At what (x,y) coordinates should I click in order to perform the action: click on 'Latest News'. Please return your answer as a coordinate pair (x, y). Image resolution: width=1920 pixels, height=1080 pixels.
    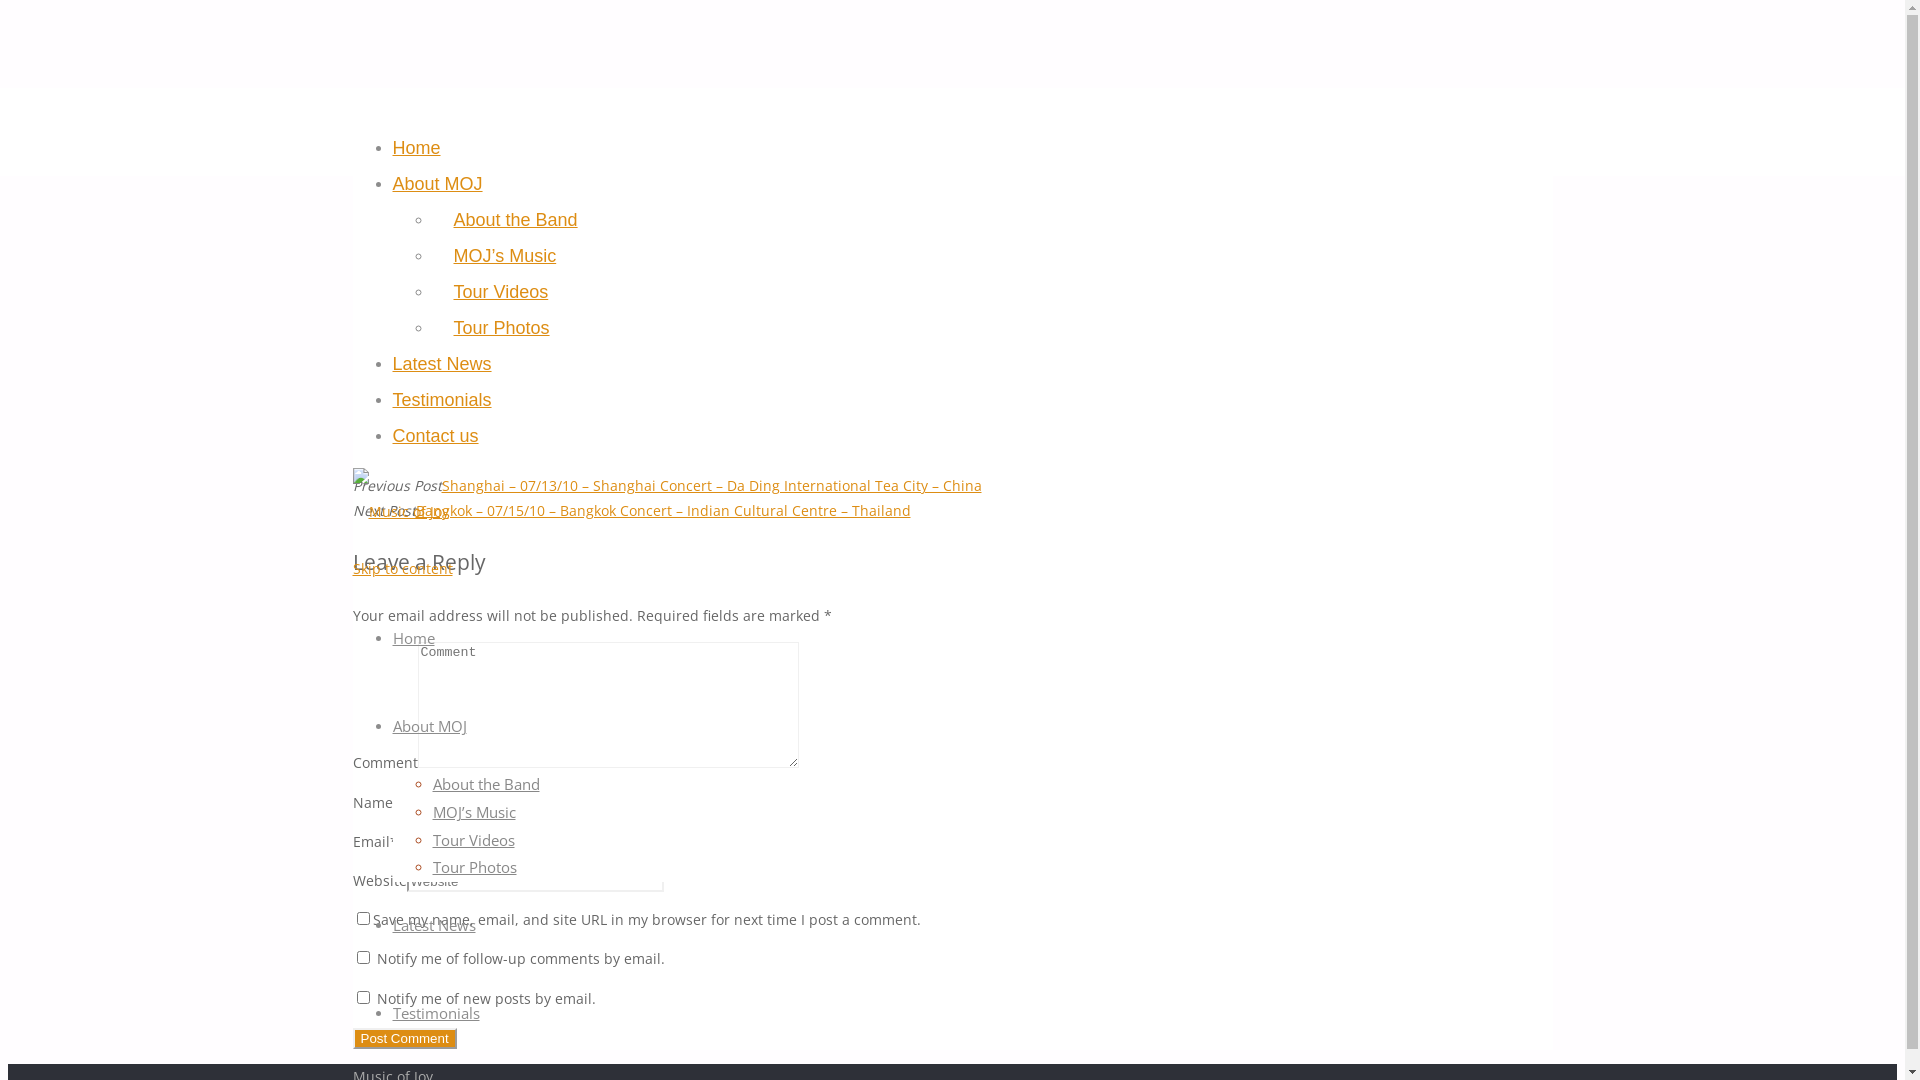
    Looking at the image, I should click on (432, 925).